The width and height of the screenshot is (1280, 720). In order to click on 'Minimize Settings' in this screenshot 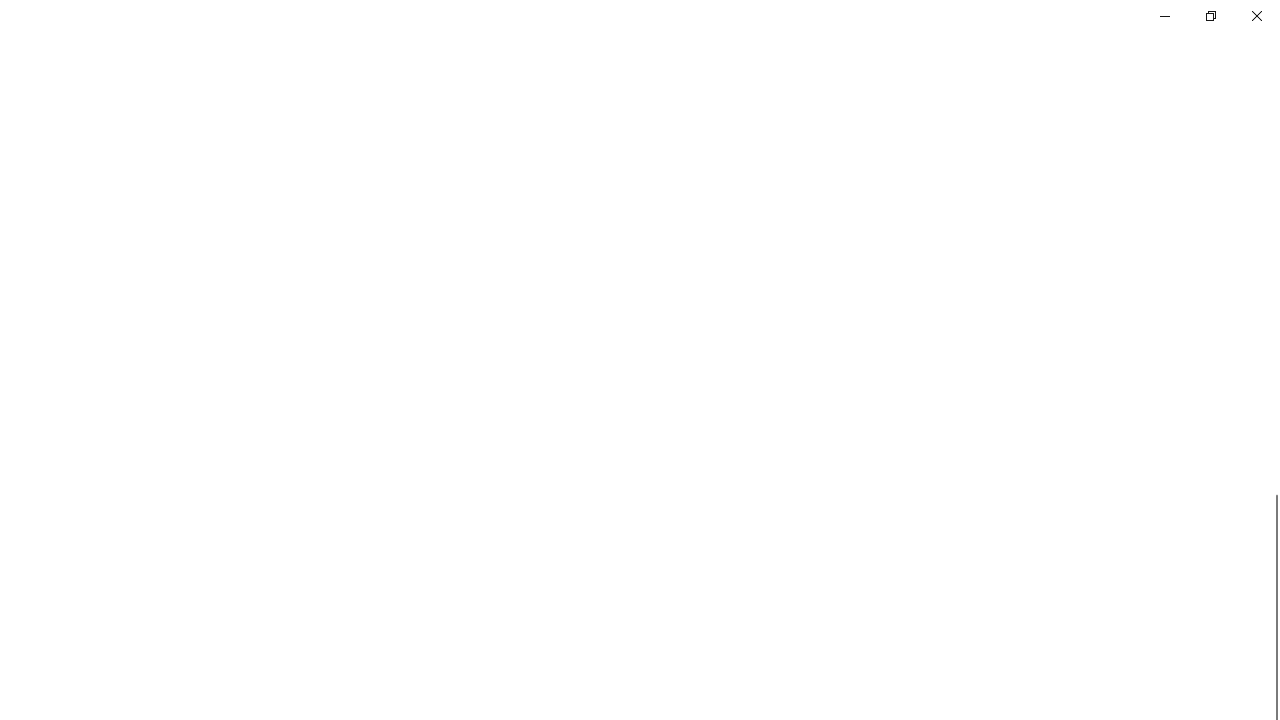, I will do `click(1164, 15)`.